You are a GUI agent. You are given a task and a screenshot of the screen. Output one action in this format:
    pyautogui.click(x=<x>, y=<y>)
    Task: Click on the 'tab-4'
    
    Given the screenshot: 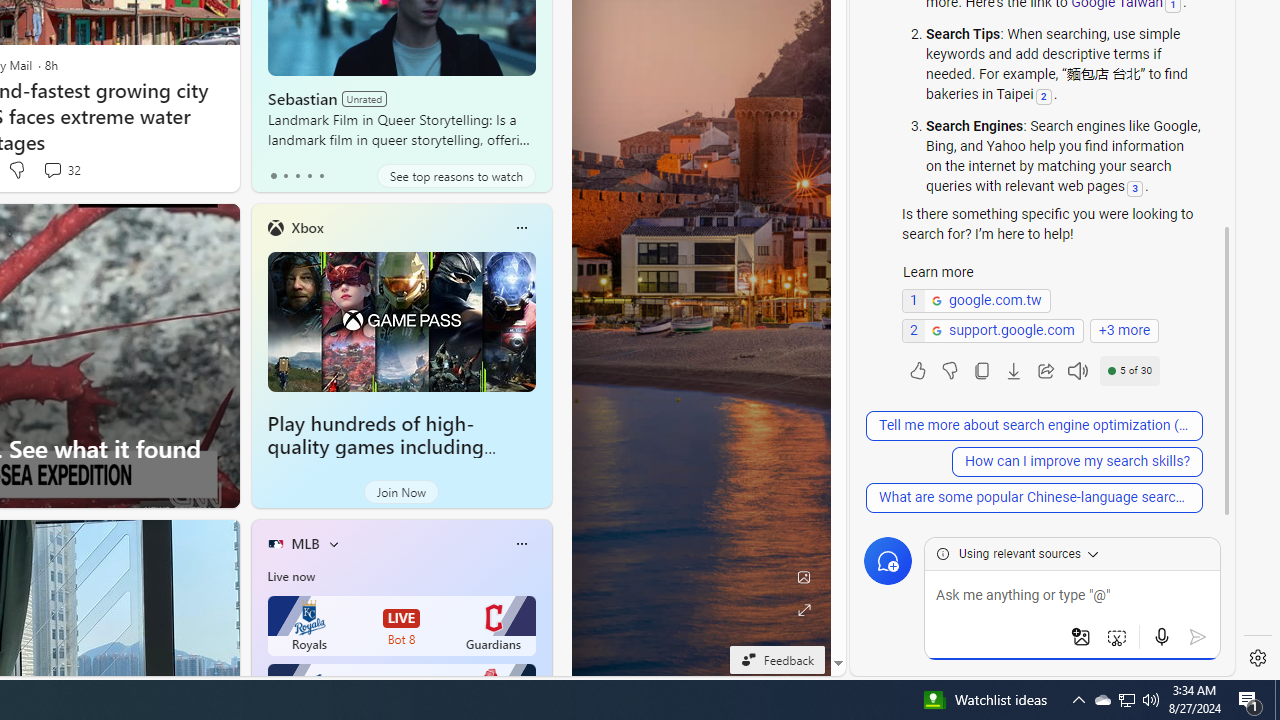 What is the action you would take?
    pyautogui.click(x=321, y=175)
    